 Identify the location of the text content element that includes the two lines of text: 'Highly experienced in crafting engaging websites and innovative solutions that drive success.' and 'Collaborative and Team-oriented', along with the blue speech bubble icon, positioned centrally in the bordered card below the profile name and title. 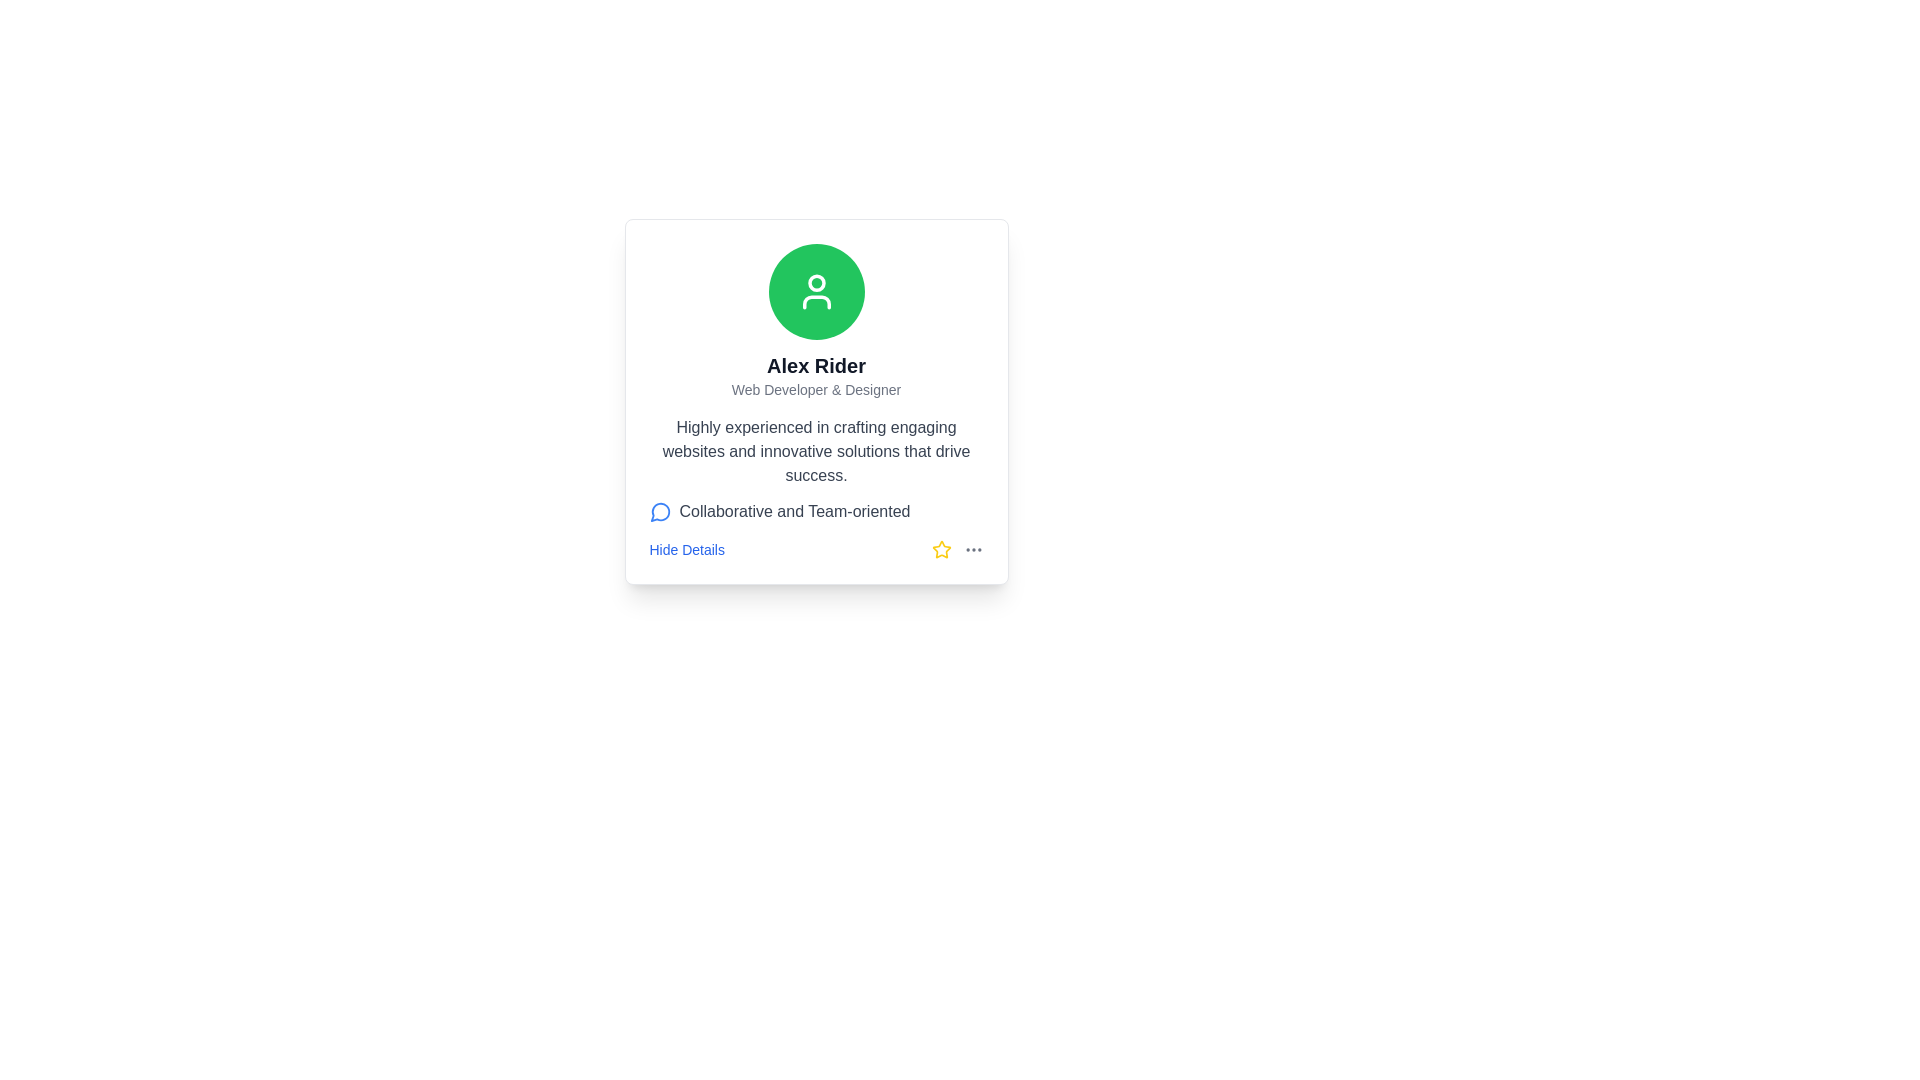
(816, 470).